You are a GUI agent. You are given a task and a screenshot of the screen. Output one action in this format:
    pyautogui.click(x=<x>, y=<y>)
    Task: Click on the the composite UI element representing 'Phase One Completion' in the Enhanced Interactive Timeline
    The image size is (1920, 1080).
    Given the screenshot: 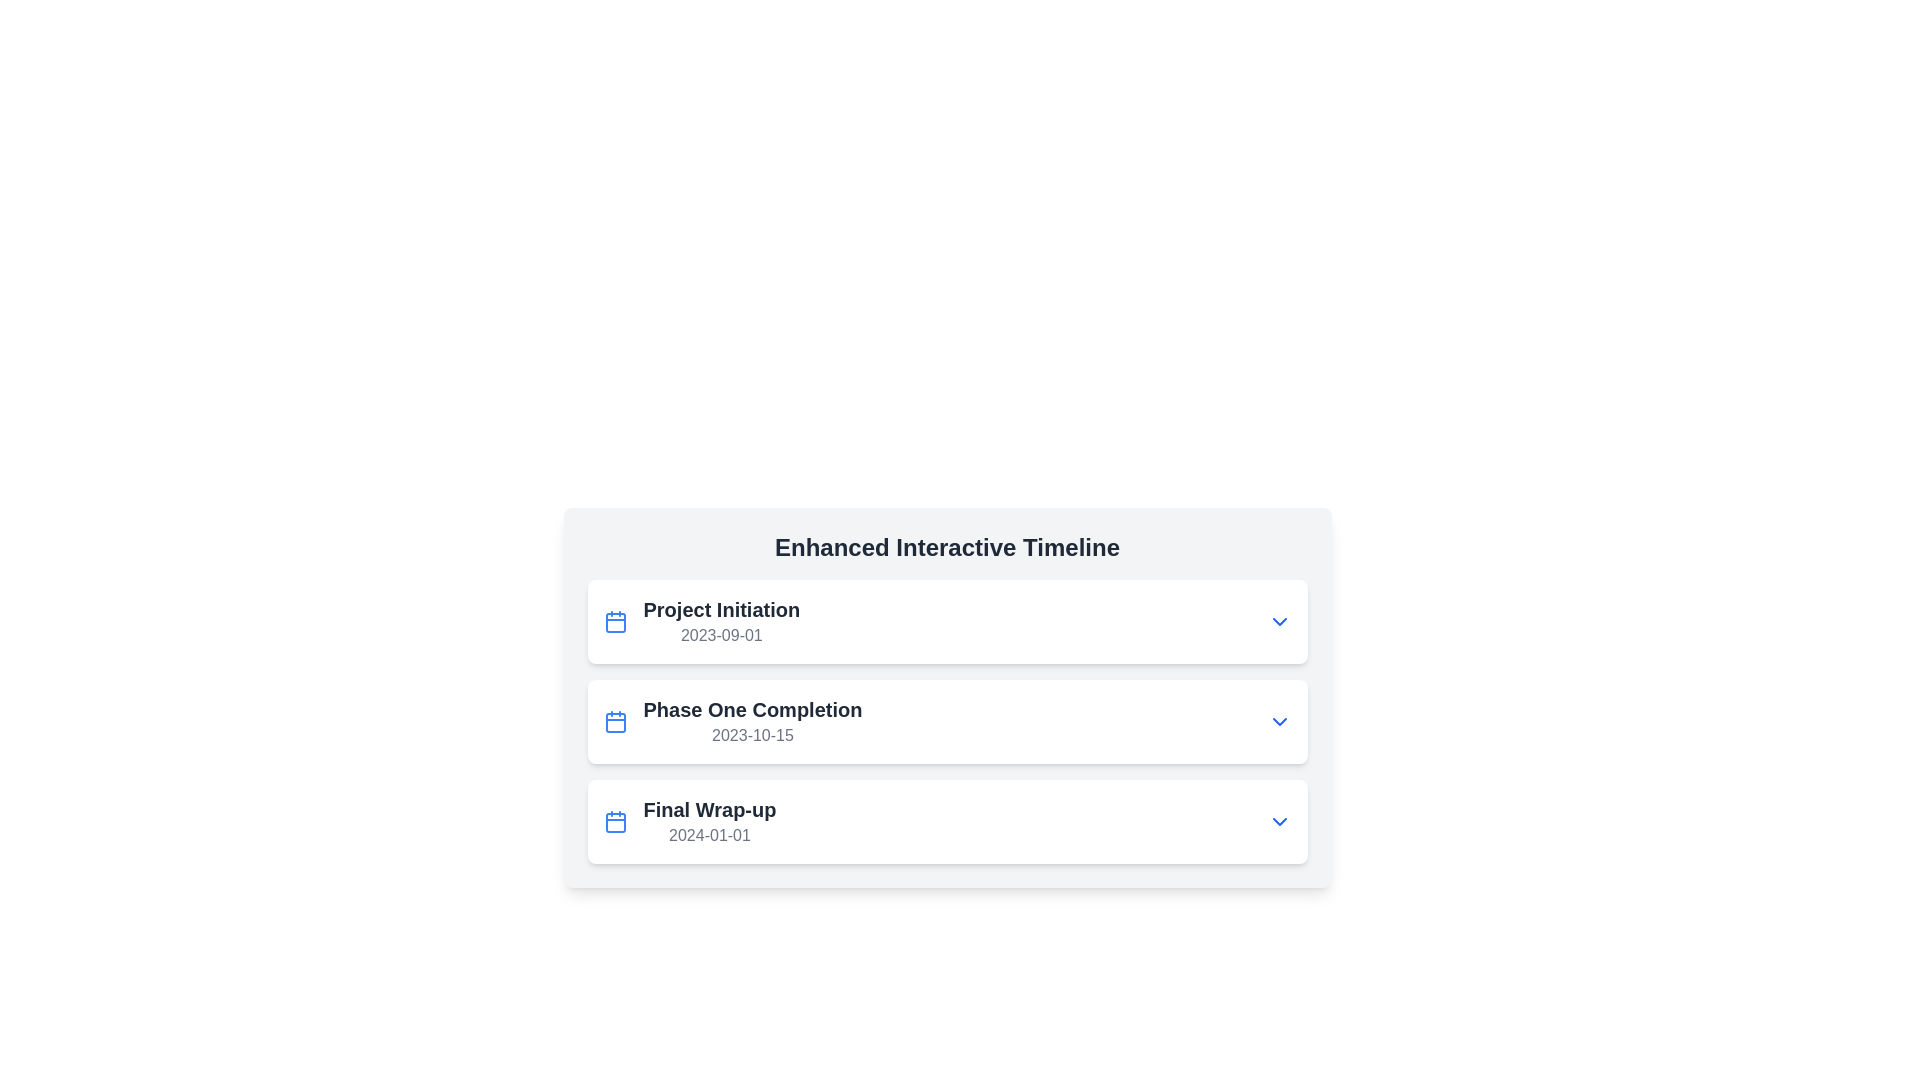 What is the action you would take?
    pyautogui.click(x=946, y=721)
    